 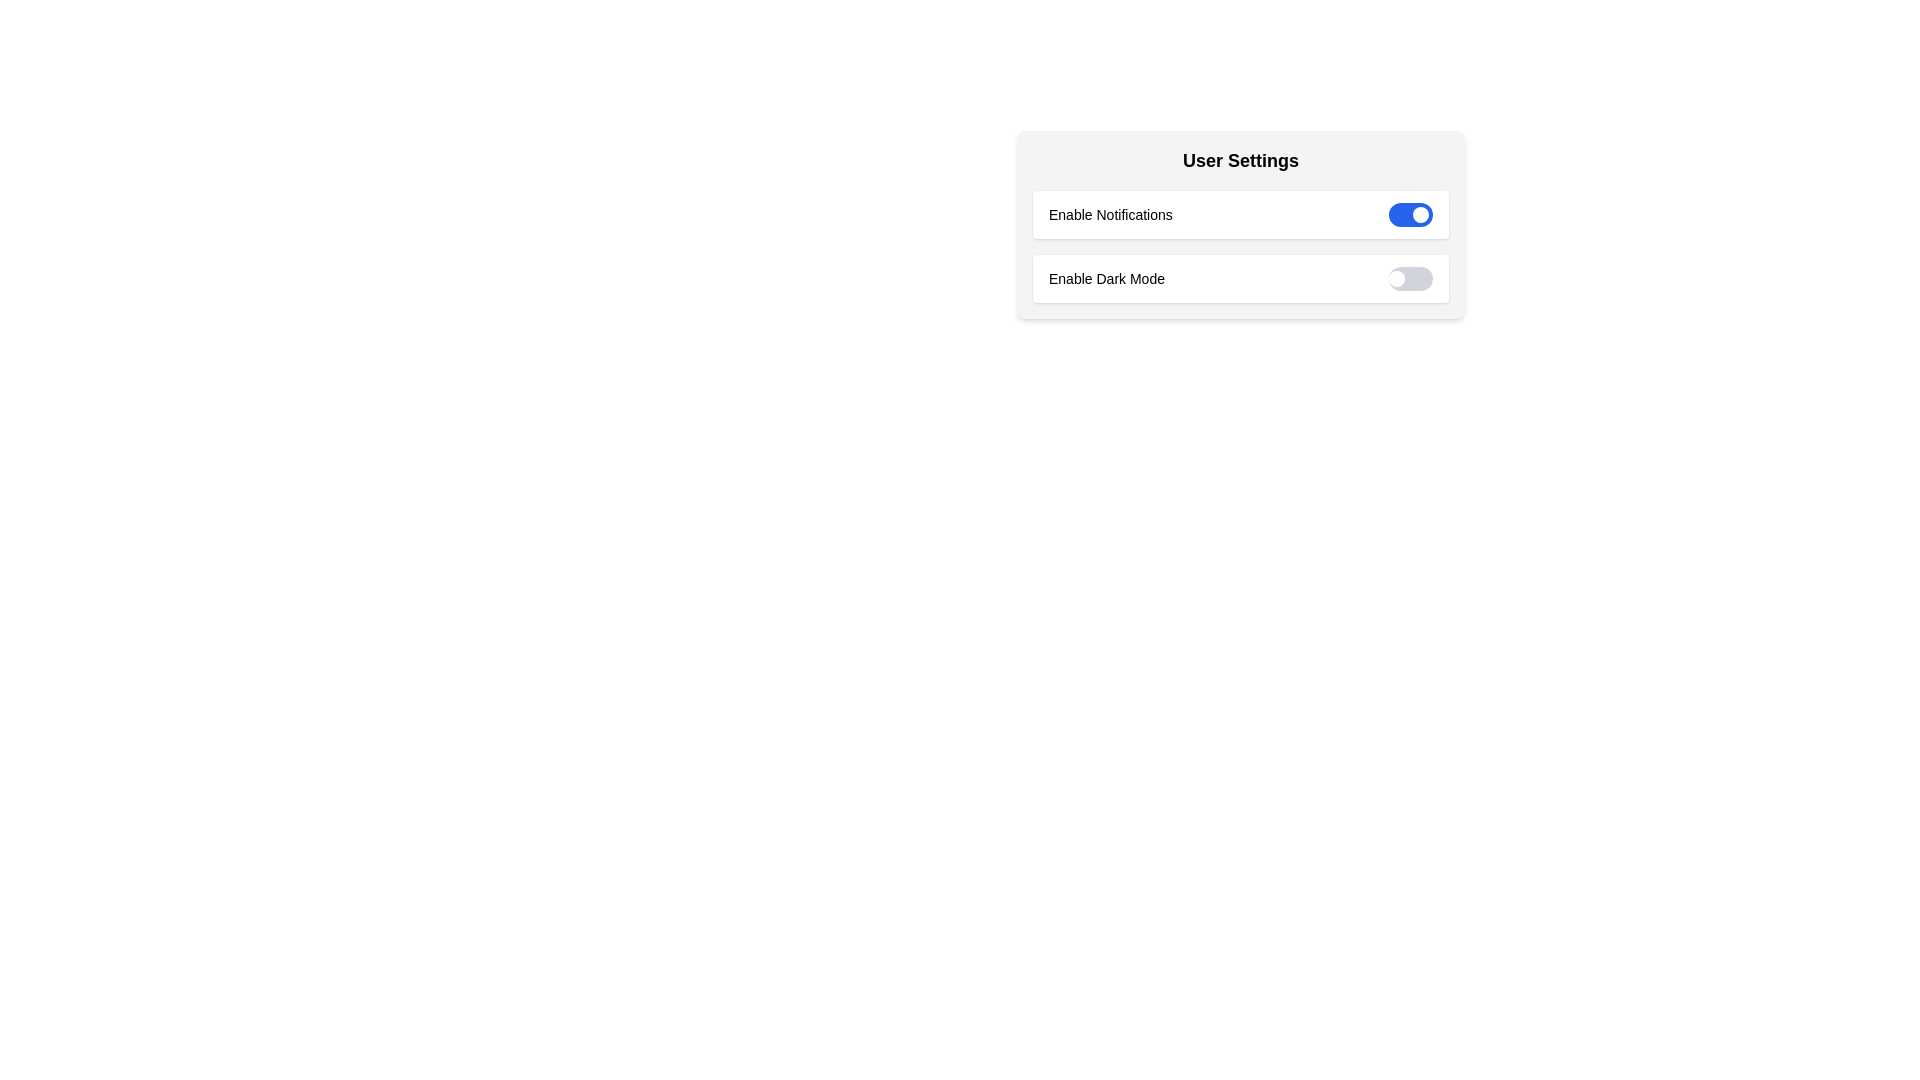 I want to click on the toggle switch styled in a light theme, located on the right side of the 'Enable Dark Mode' label in the 'User Settings' card interface, so click(x=1410, y=278).